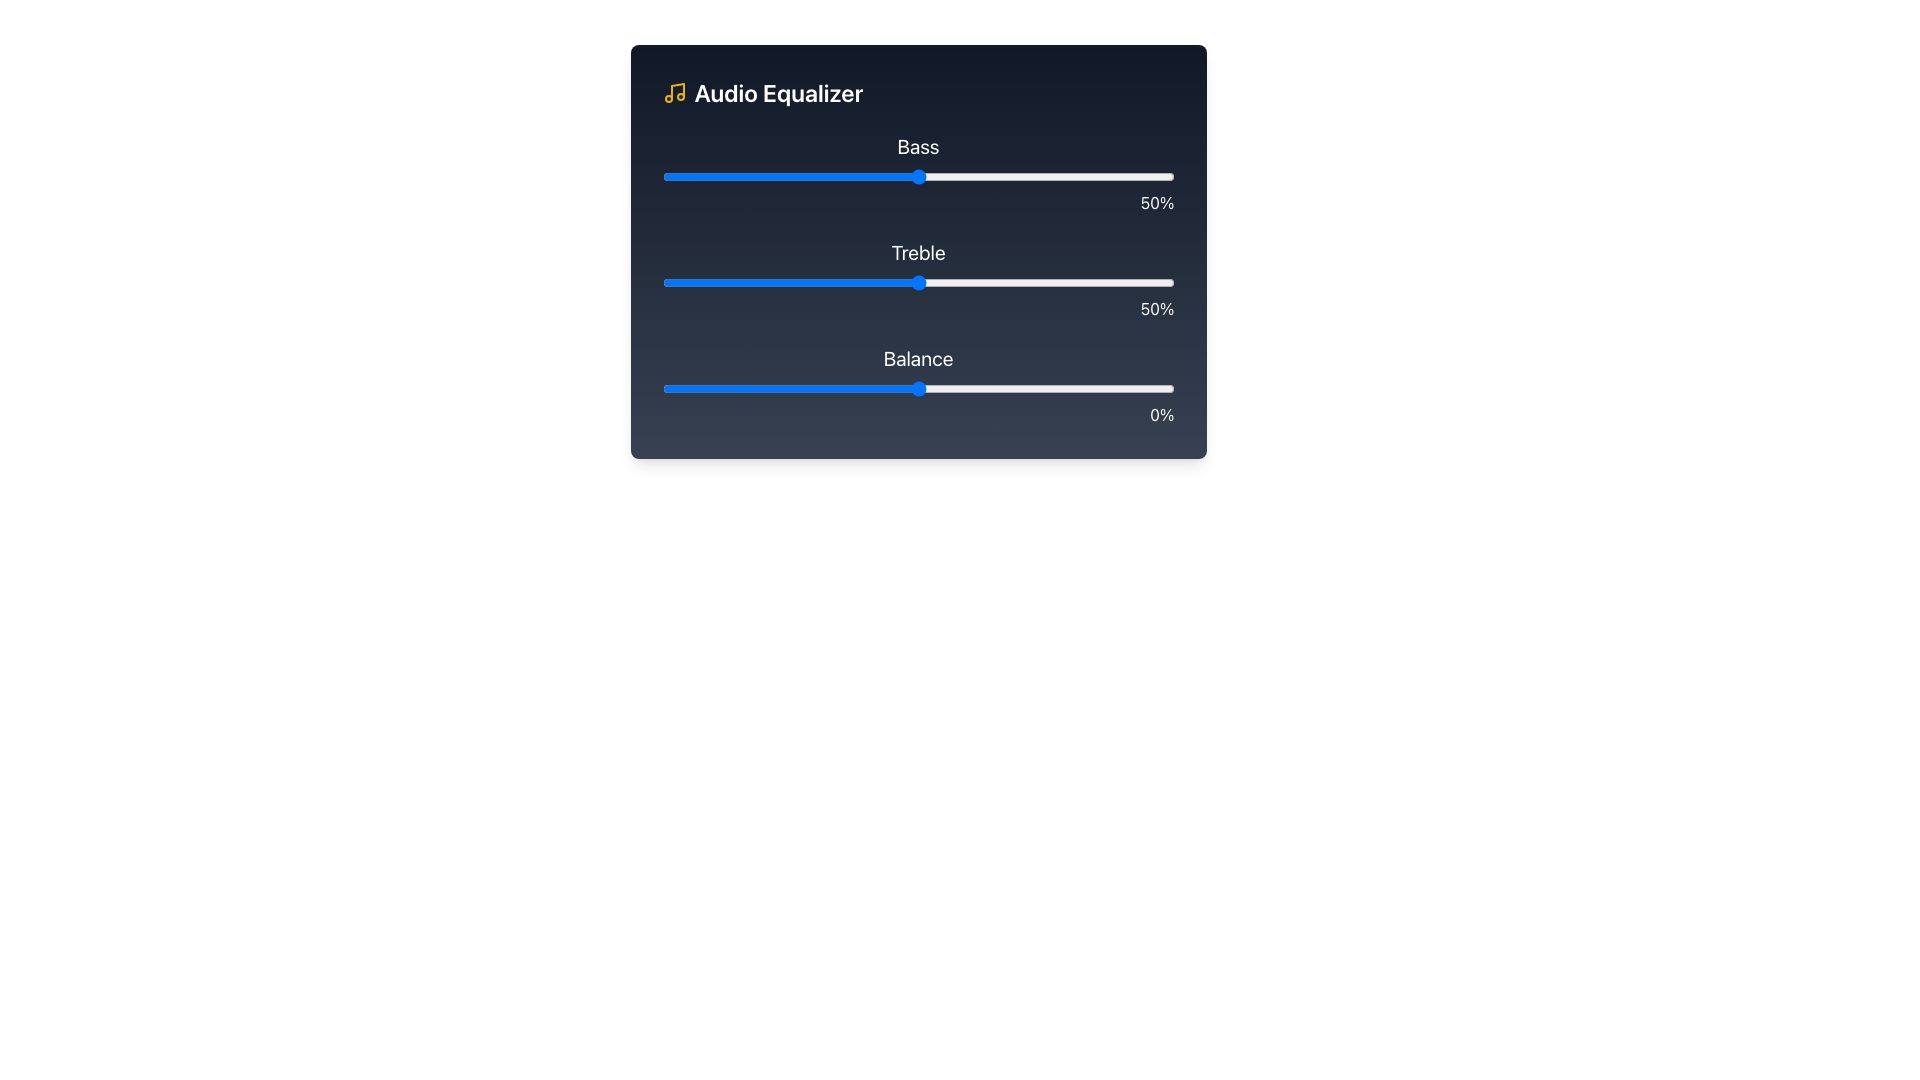 The height and width of the screenshot is (1080, 1920). I want to click on the text label displaying 'Bass', which is styled in white color with a large font size and located at the top of the bass adjustment section, so click(917, 145).